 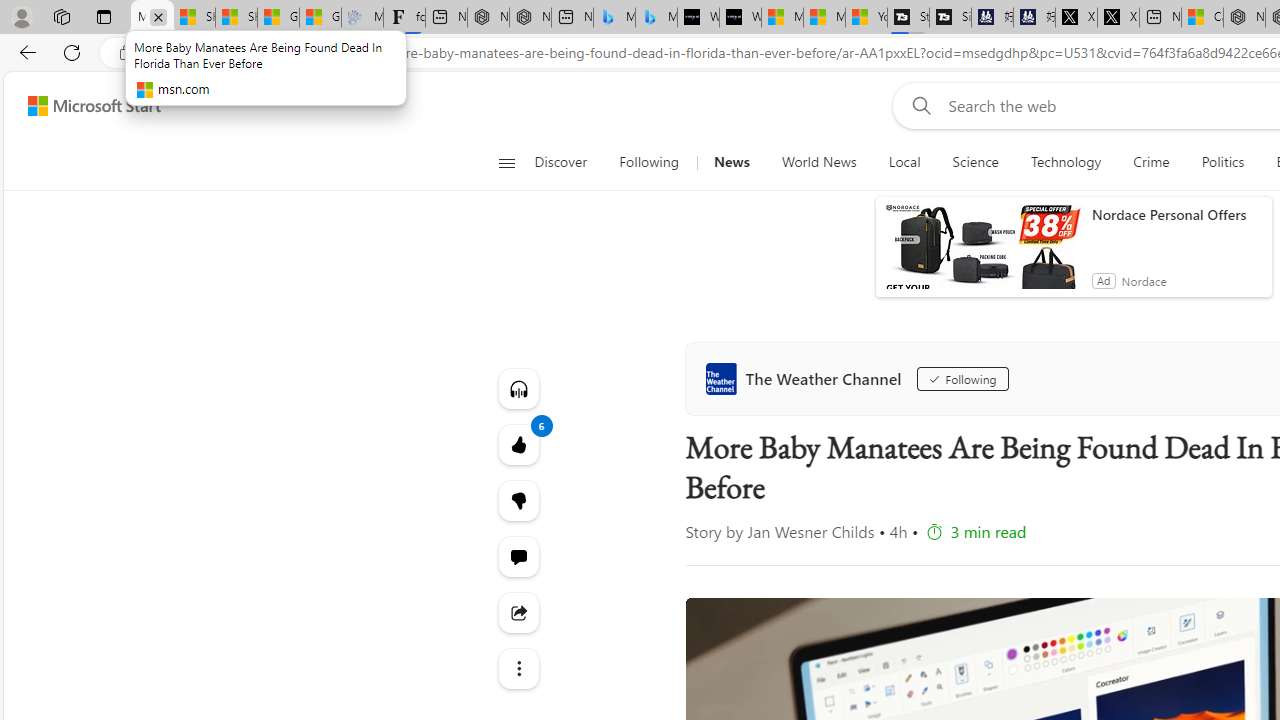 What do you see at coordinates (103, 16) in the screenshot?
I see `'Tab actions menu'` at bounding box center [103, 16].